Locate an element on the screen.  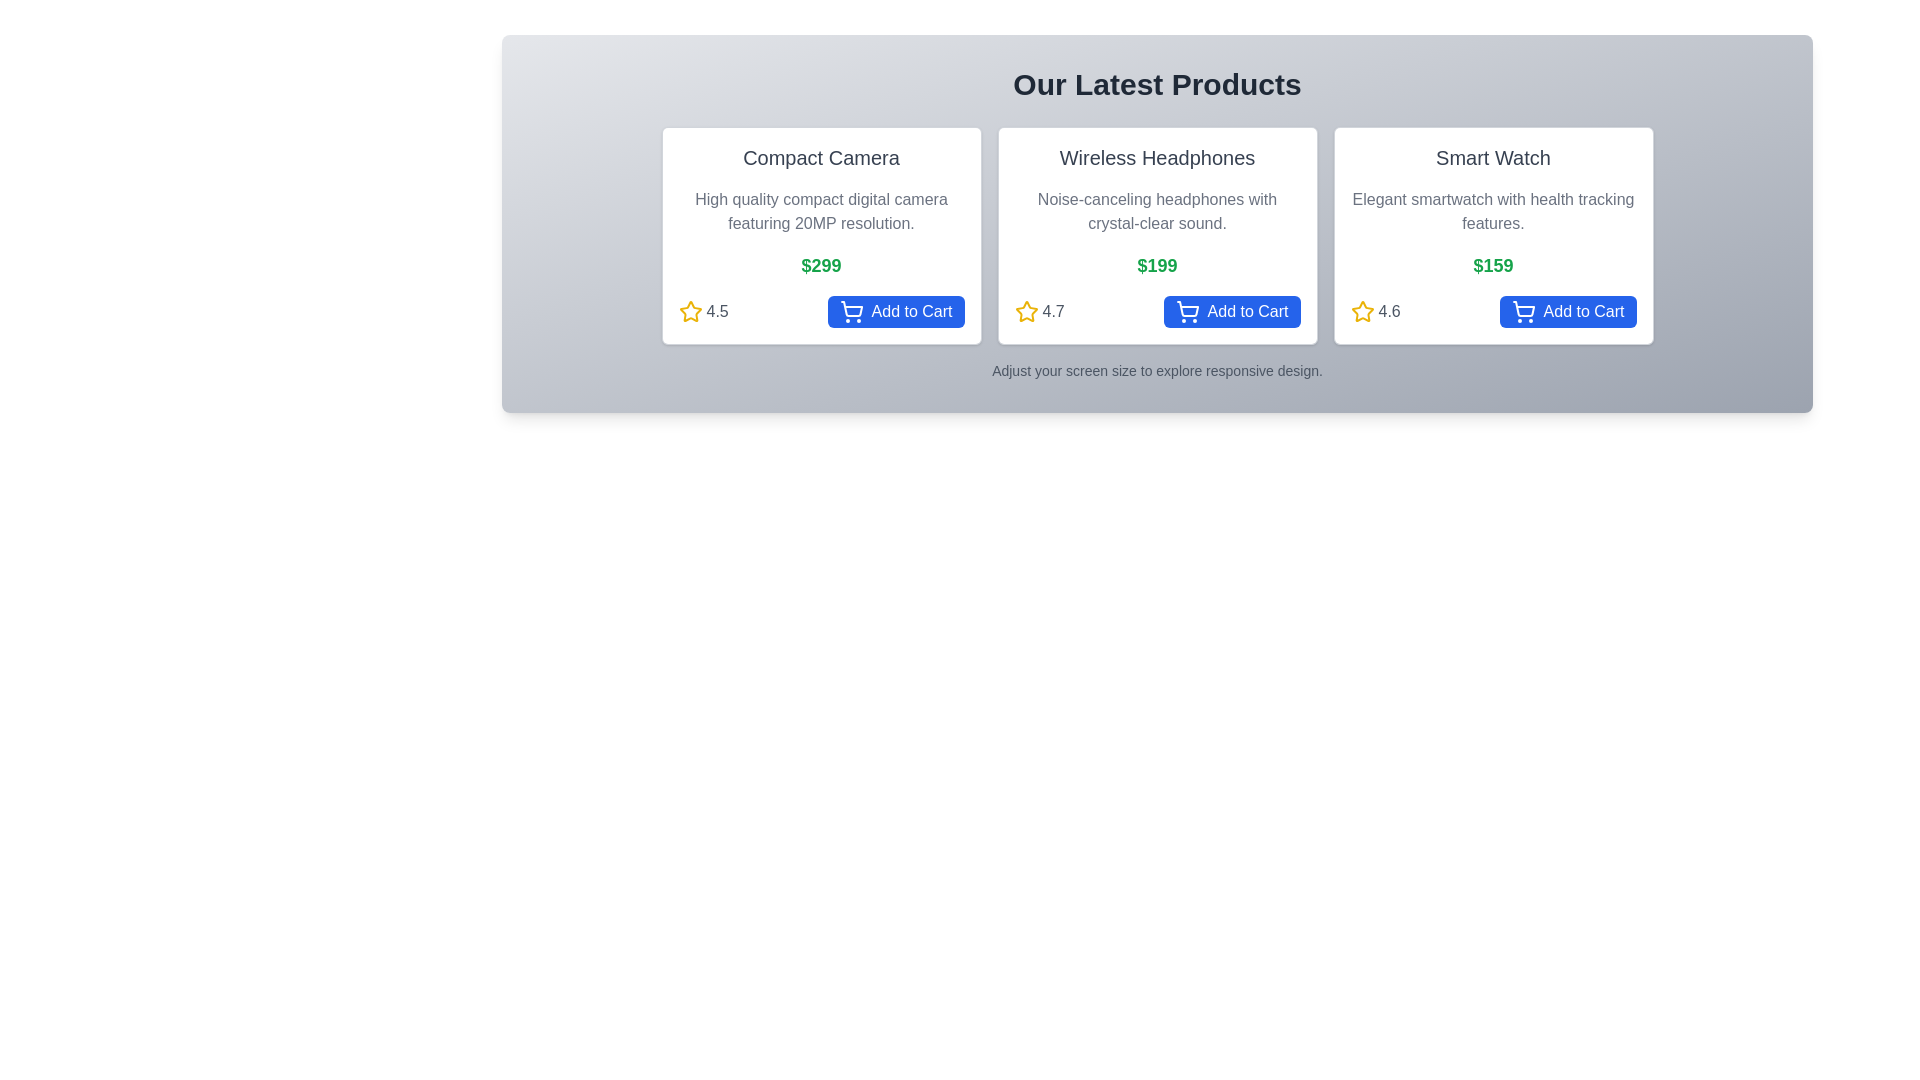
the star-shaped icon with a yellow outline next to the text '4.6' in the Smart Watch product description card is located at coordinates (1361, 312).